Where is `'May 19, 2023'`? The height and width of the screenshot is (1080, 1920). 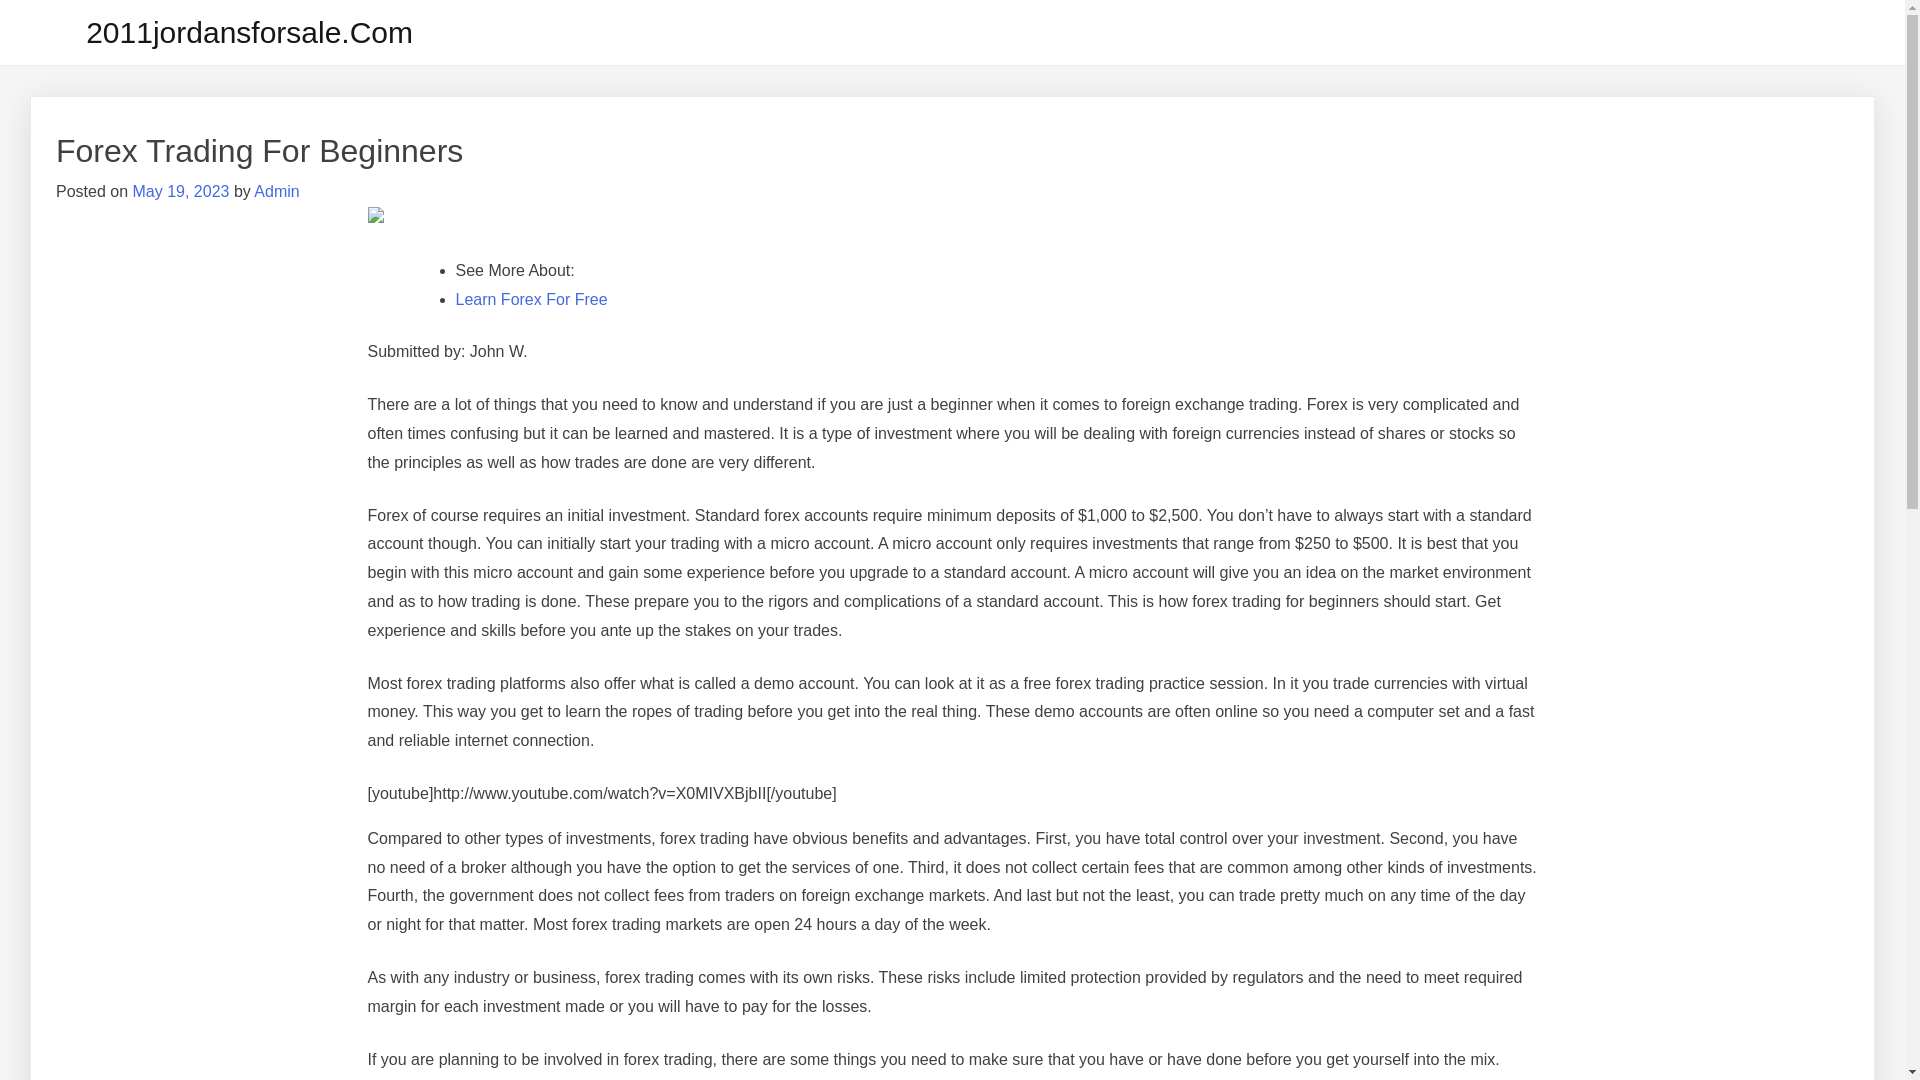 'May 19, 2023' is located at coordinates (131, 191).